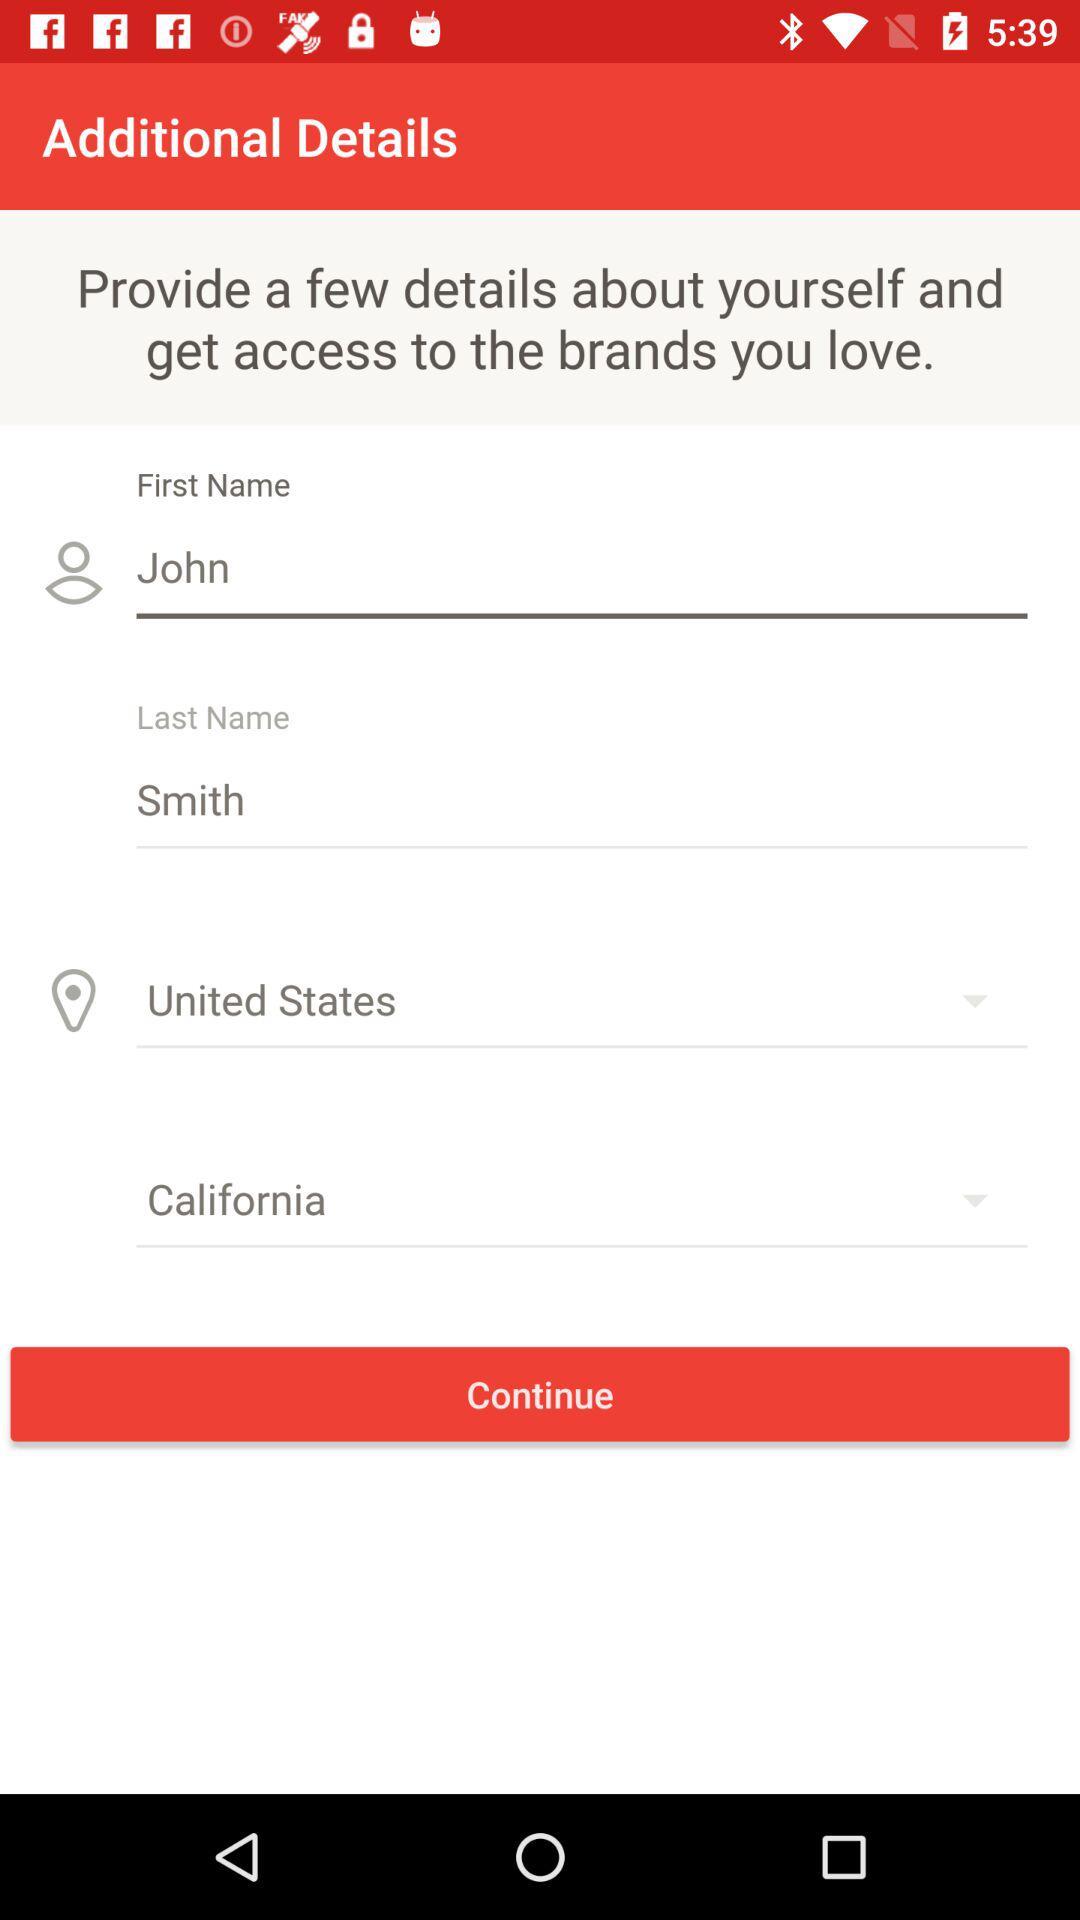 This screenshot has height=1920, width=1080. Describe the element at coordinates (582, 797) in the screenshot. I see `the smith` at that location.